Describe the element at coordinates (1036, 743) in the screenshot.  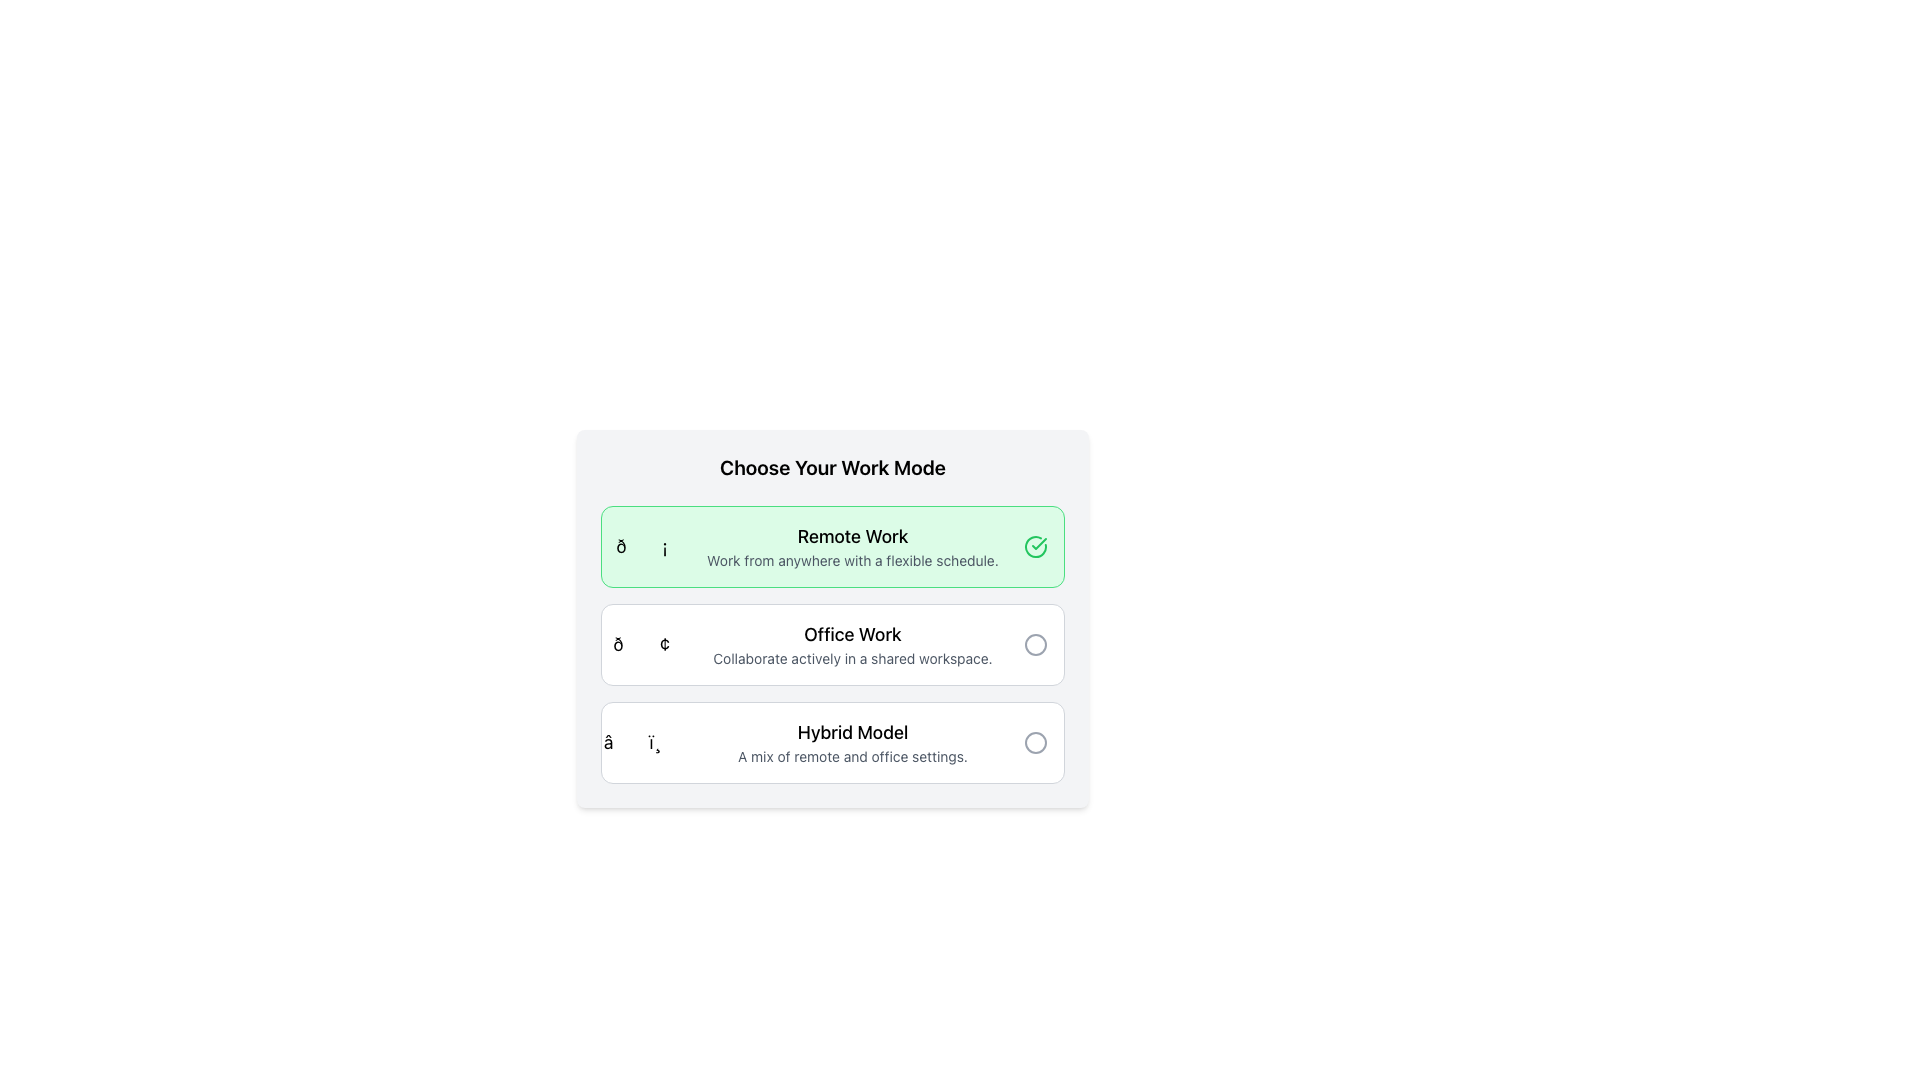
I see `the circular graphical indicator located at the far-right side of the 'Hybrid Model' option in the user interface` at that location.